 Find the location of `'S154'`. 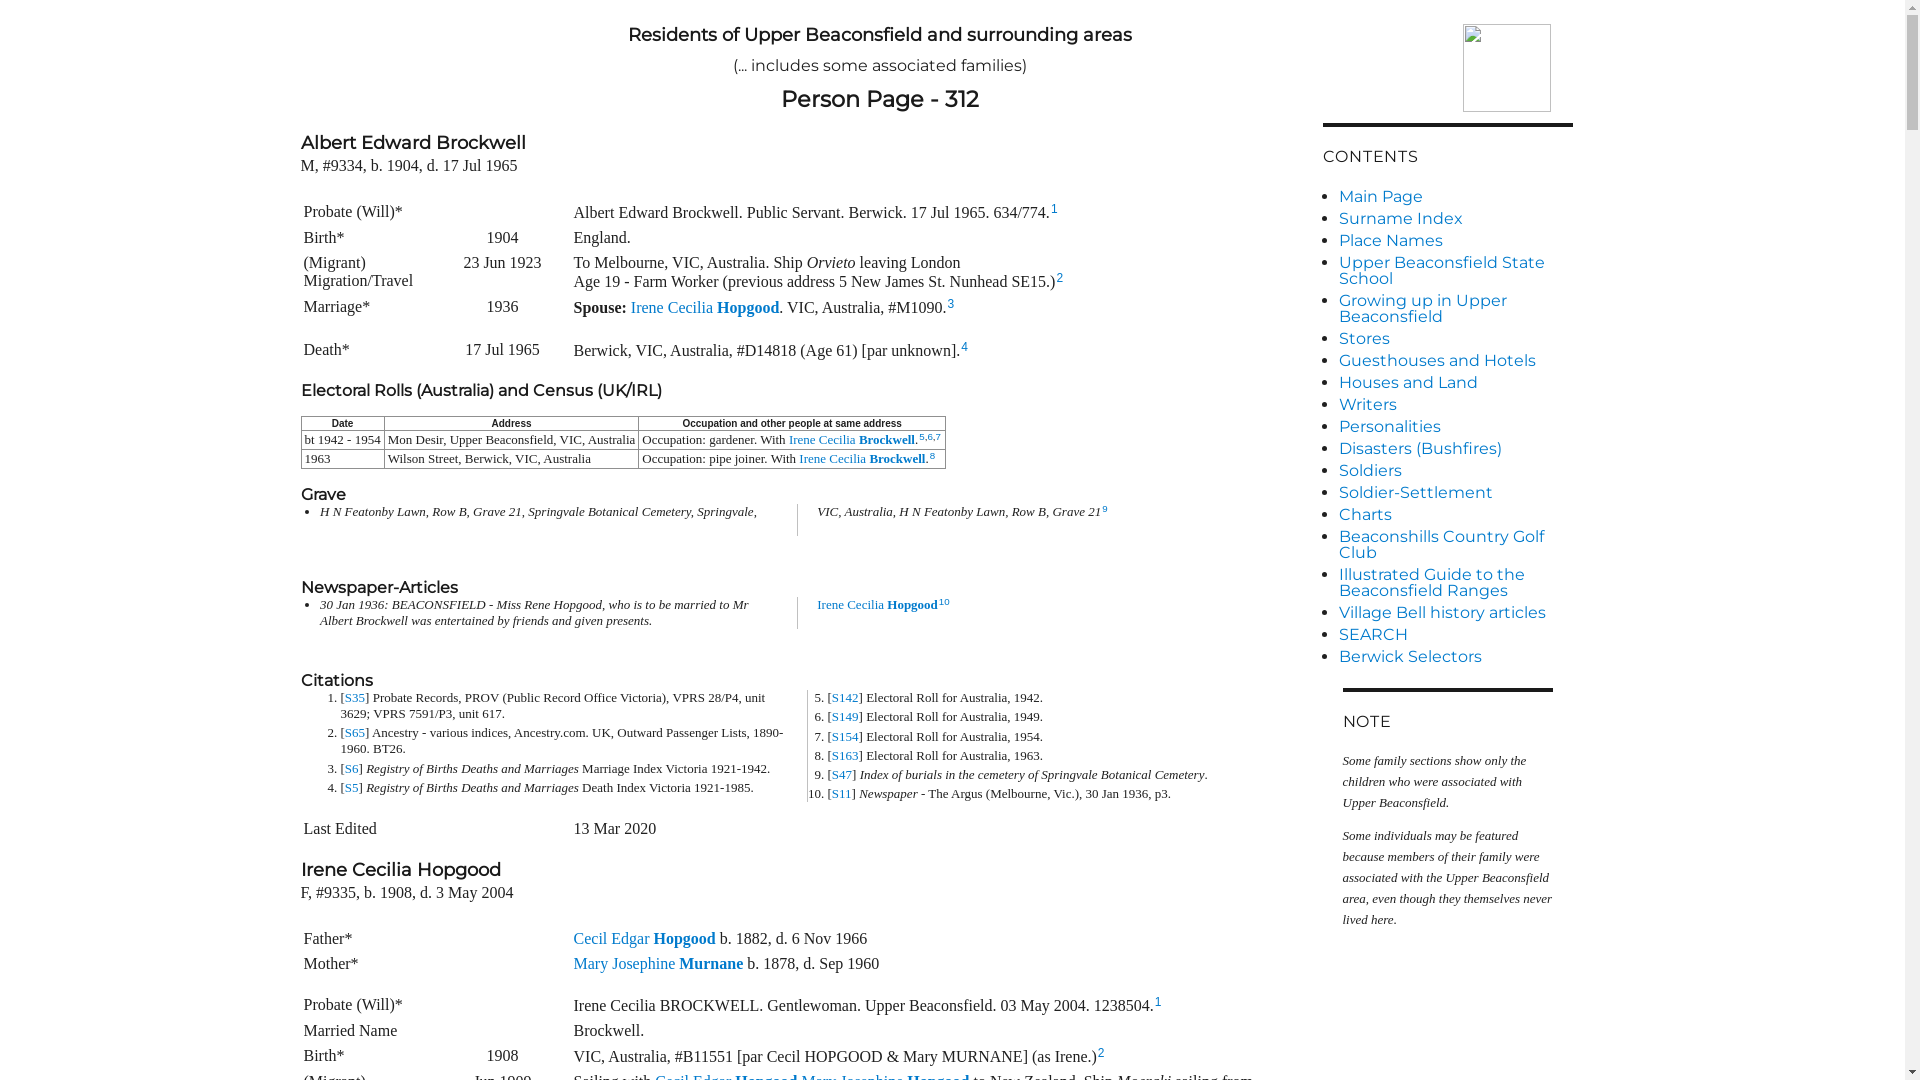

'S154' is located at coordinates (845, 736).